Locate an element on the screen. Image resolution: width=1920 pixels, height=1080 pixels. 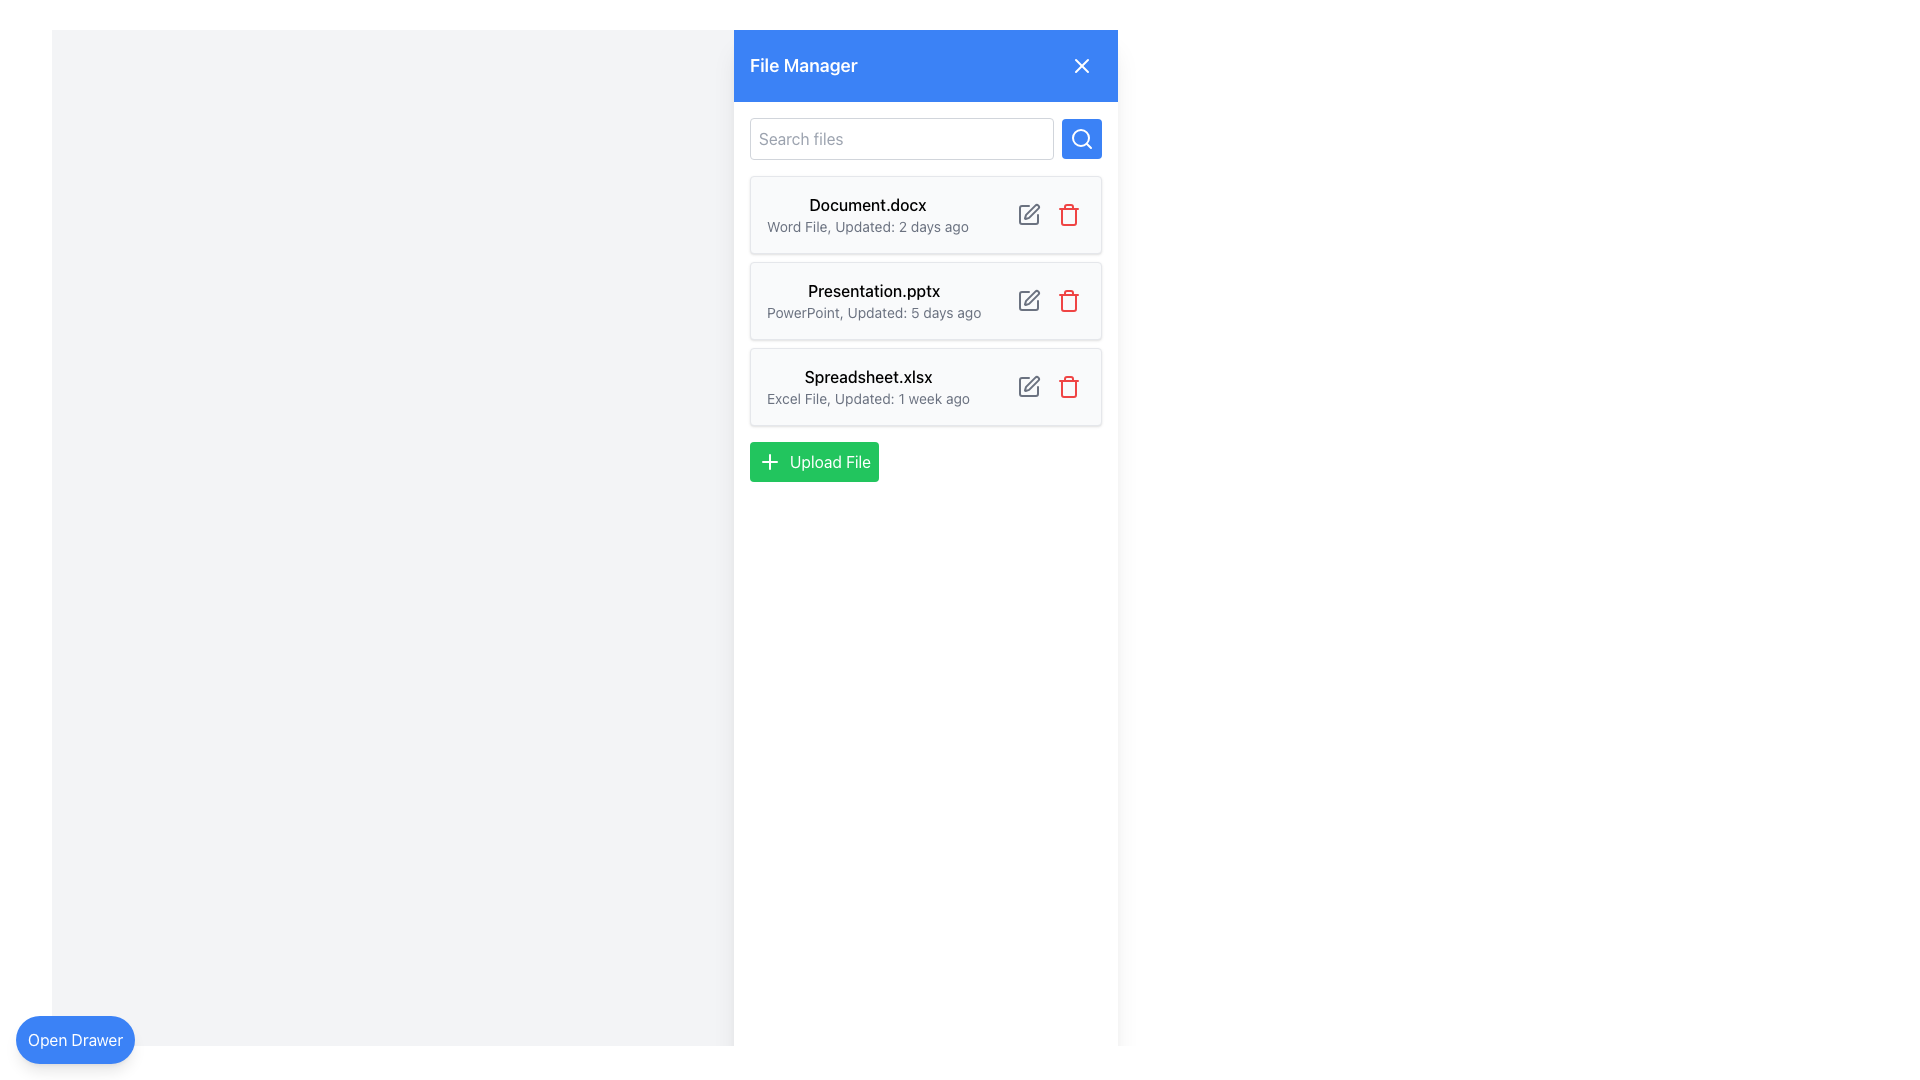
the edit button of a file within the File List Section located in the File Manager panel, positioned below the search bar and above the Upload File button is located at coordinates (925, 300).